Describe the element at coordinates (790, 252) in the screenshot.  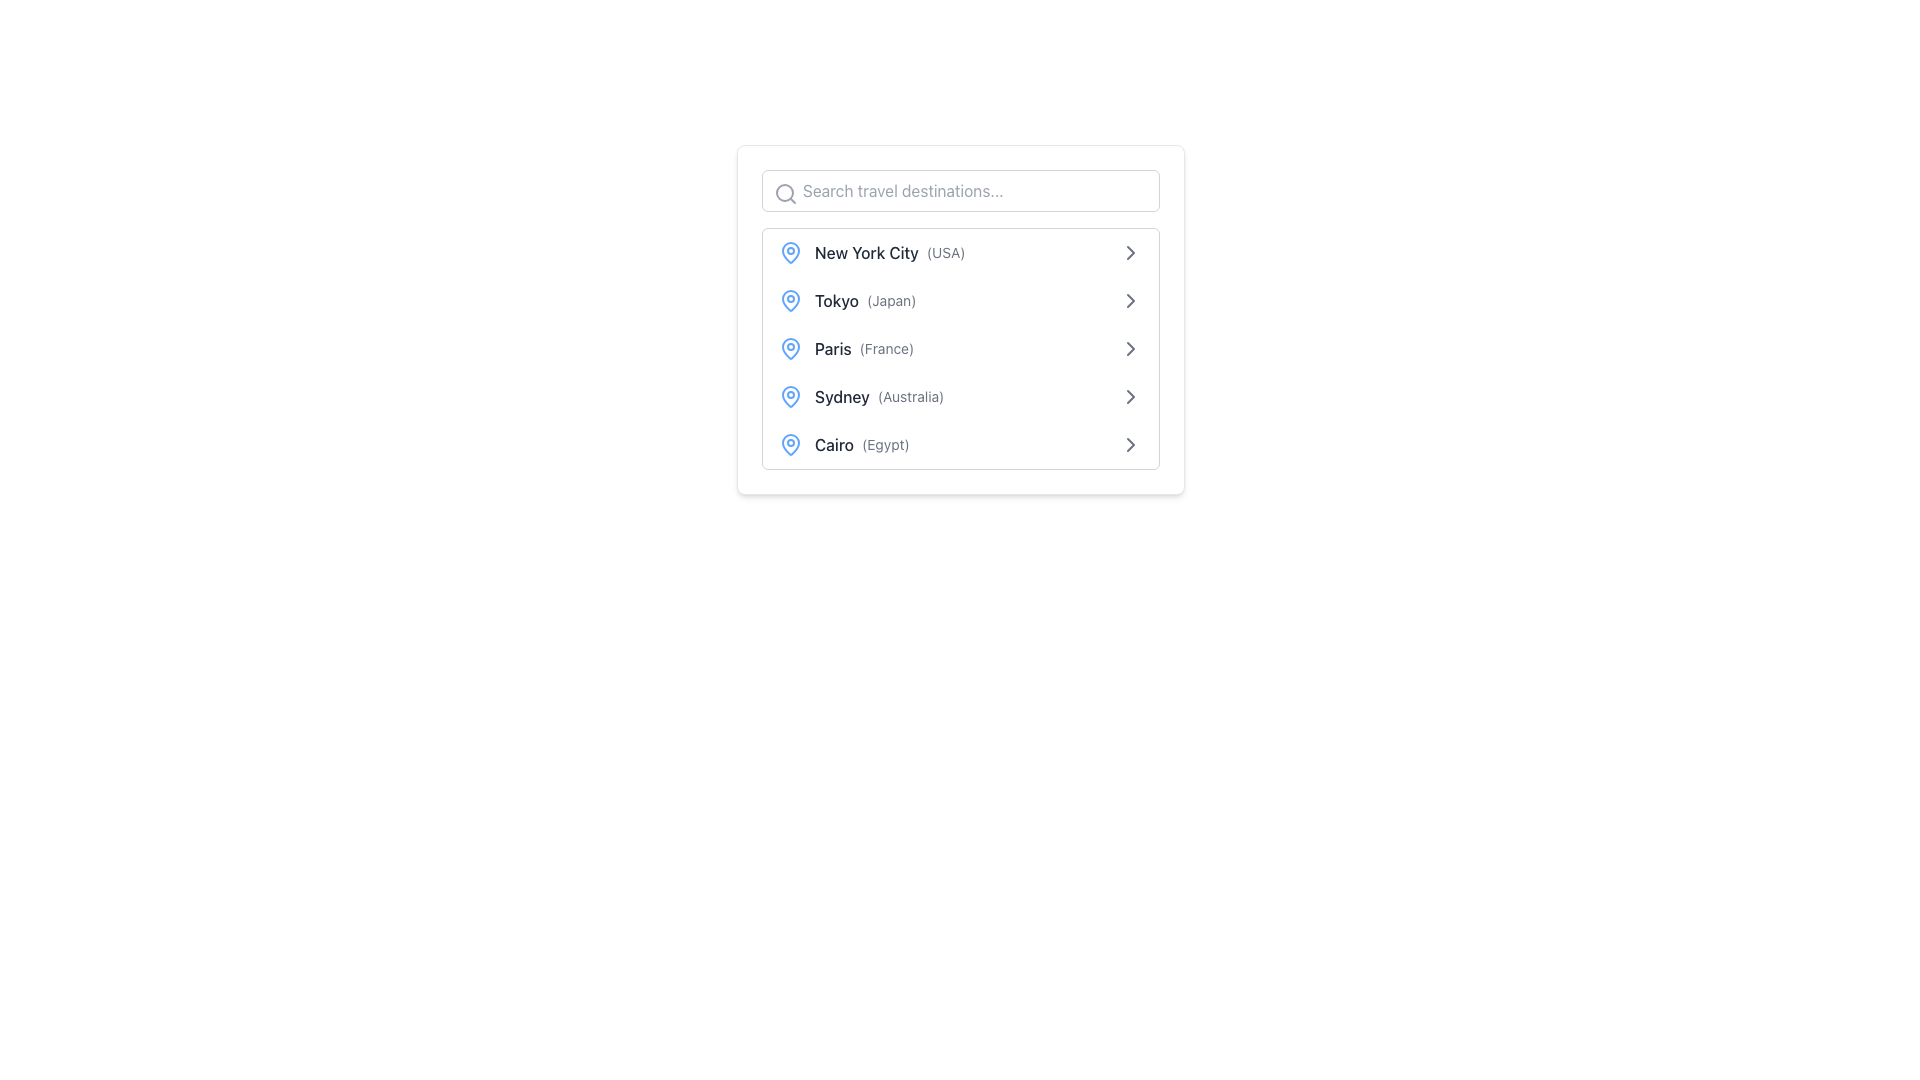
I see `the blue gradient pin icon representing a location marker, which is the first item in a list adjacent to 'New York City' and before '(USA)' in the card interface` at that location.